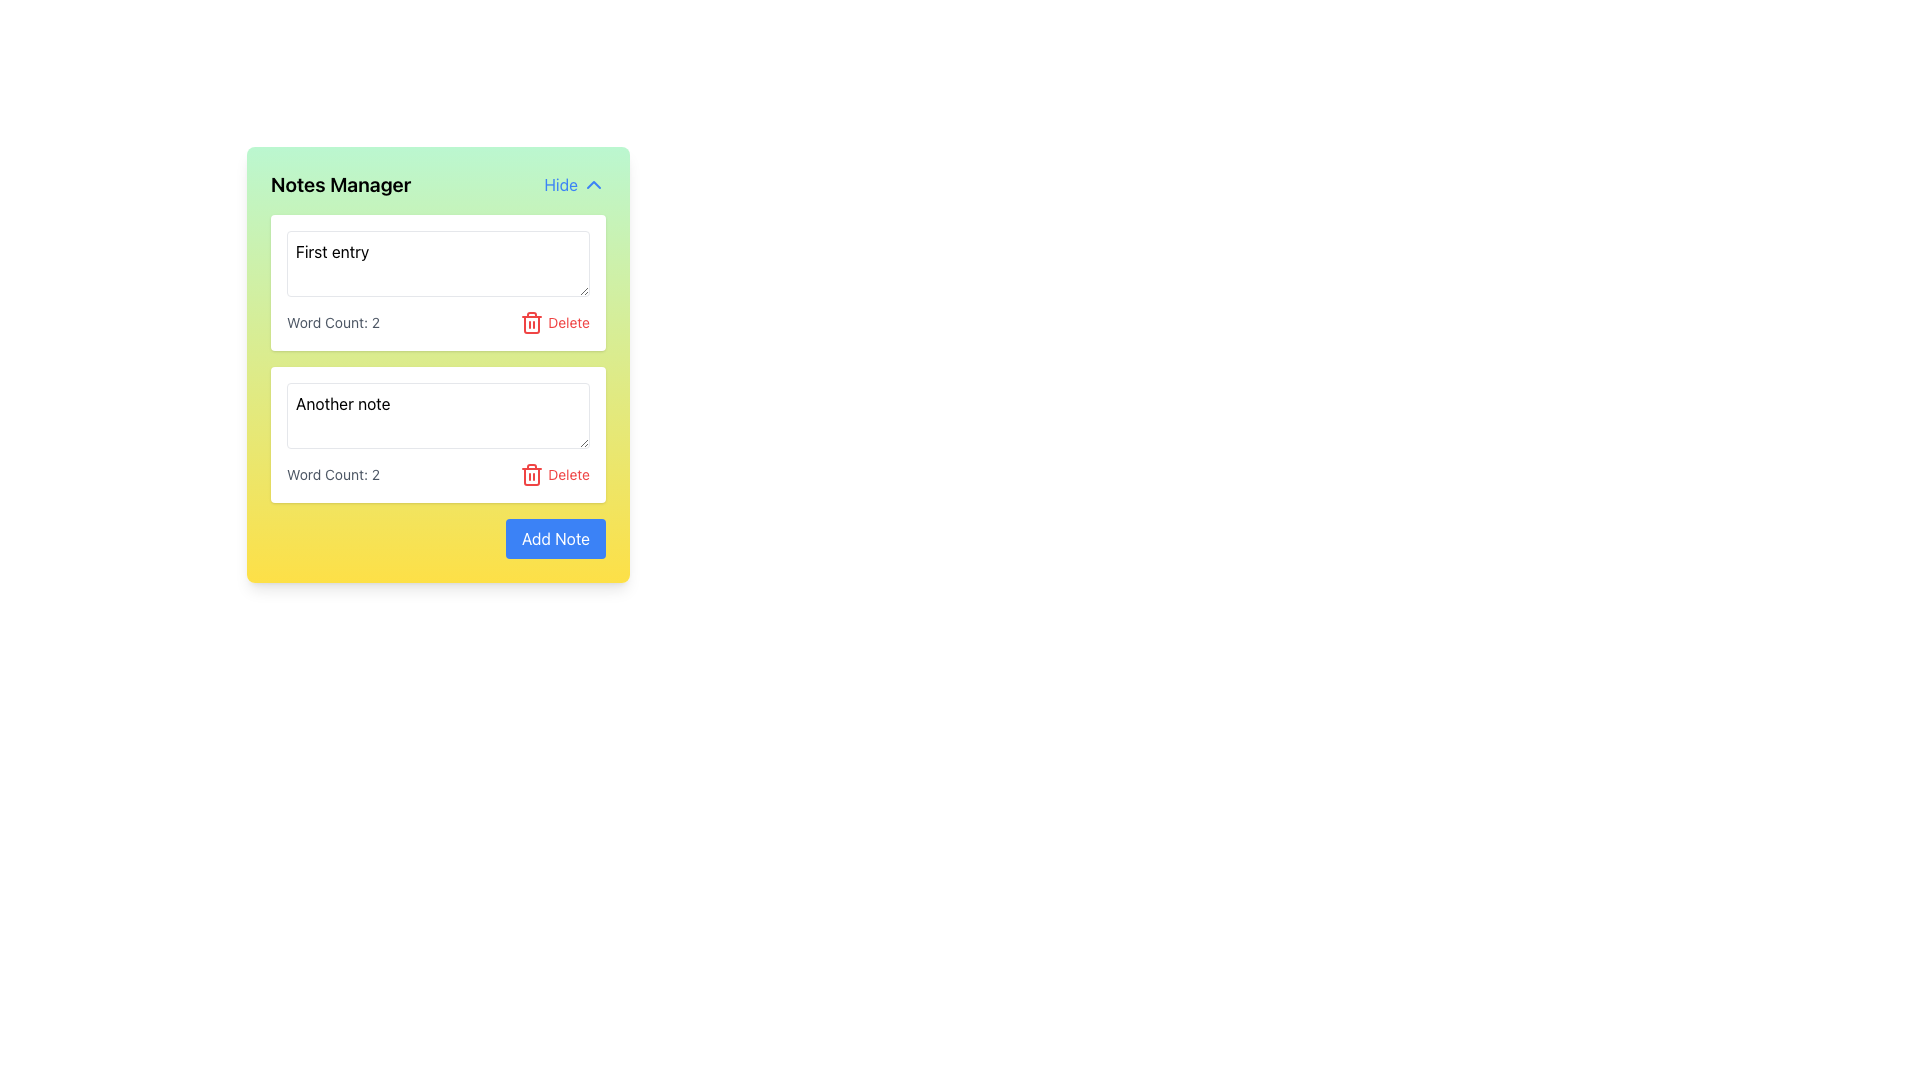  I want to click on text label 'Hide' displayed in blue color in the top-right corner of the Notes Manager interface, so click(560, 185).